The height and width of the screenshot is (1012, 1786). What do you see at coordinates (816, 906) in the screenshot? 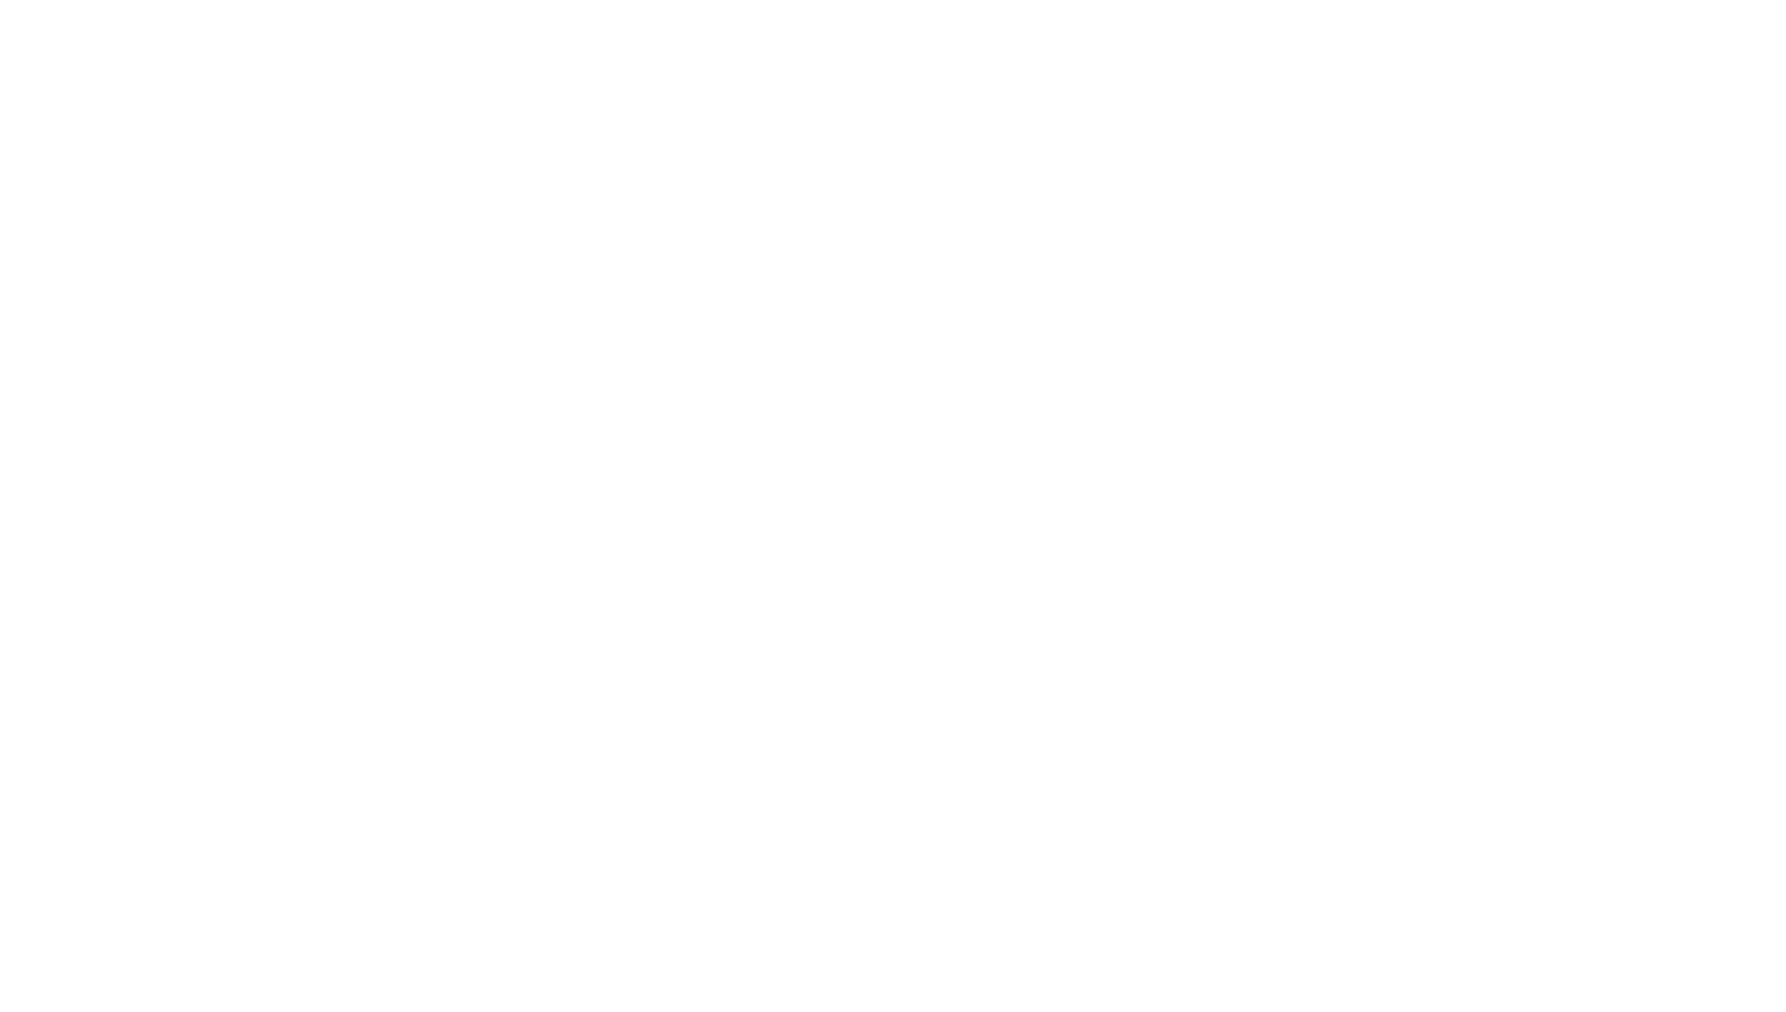
I see `'StageOne2 is a funky—and functional—tool for manipulating the stereo image for width and depth, so we took it for a spin; here's what happened.'` at bounding box center [816, 906].